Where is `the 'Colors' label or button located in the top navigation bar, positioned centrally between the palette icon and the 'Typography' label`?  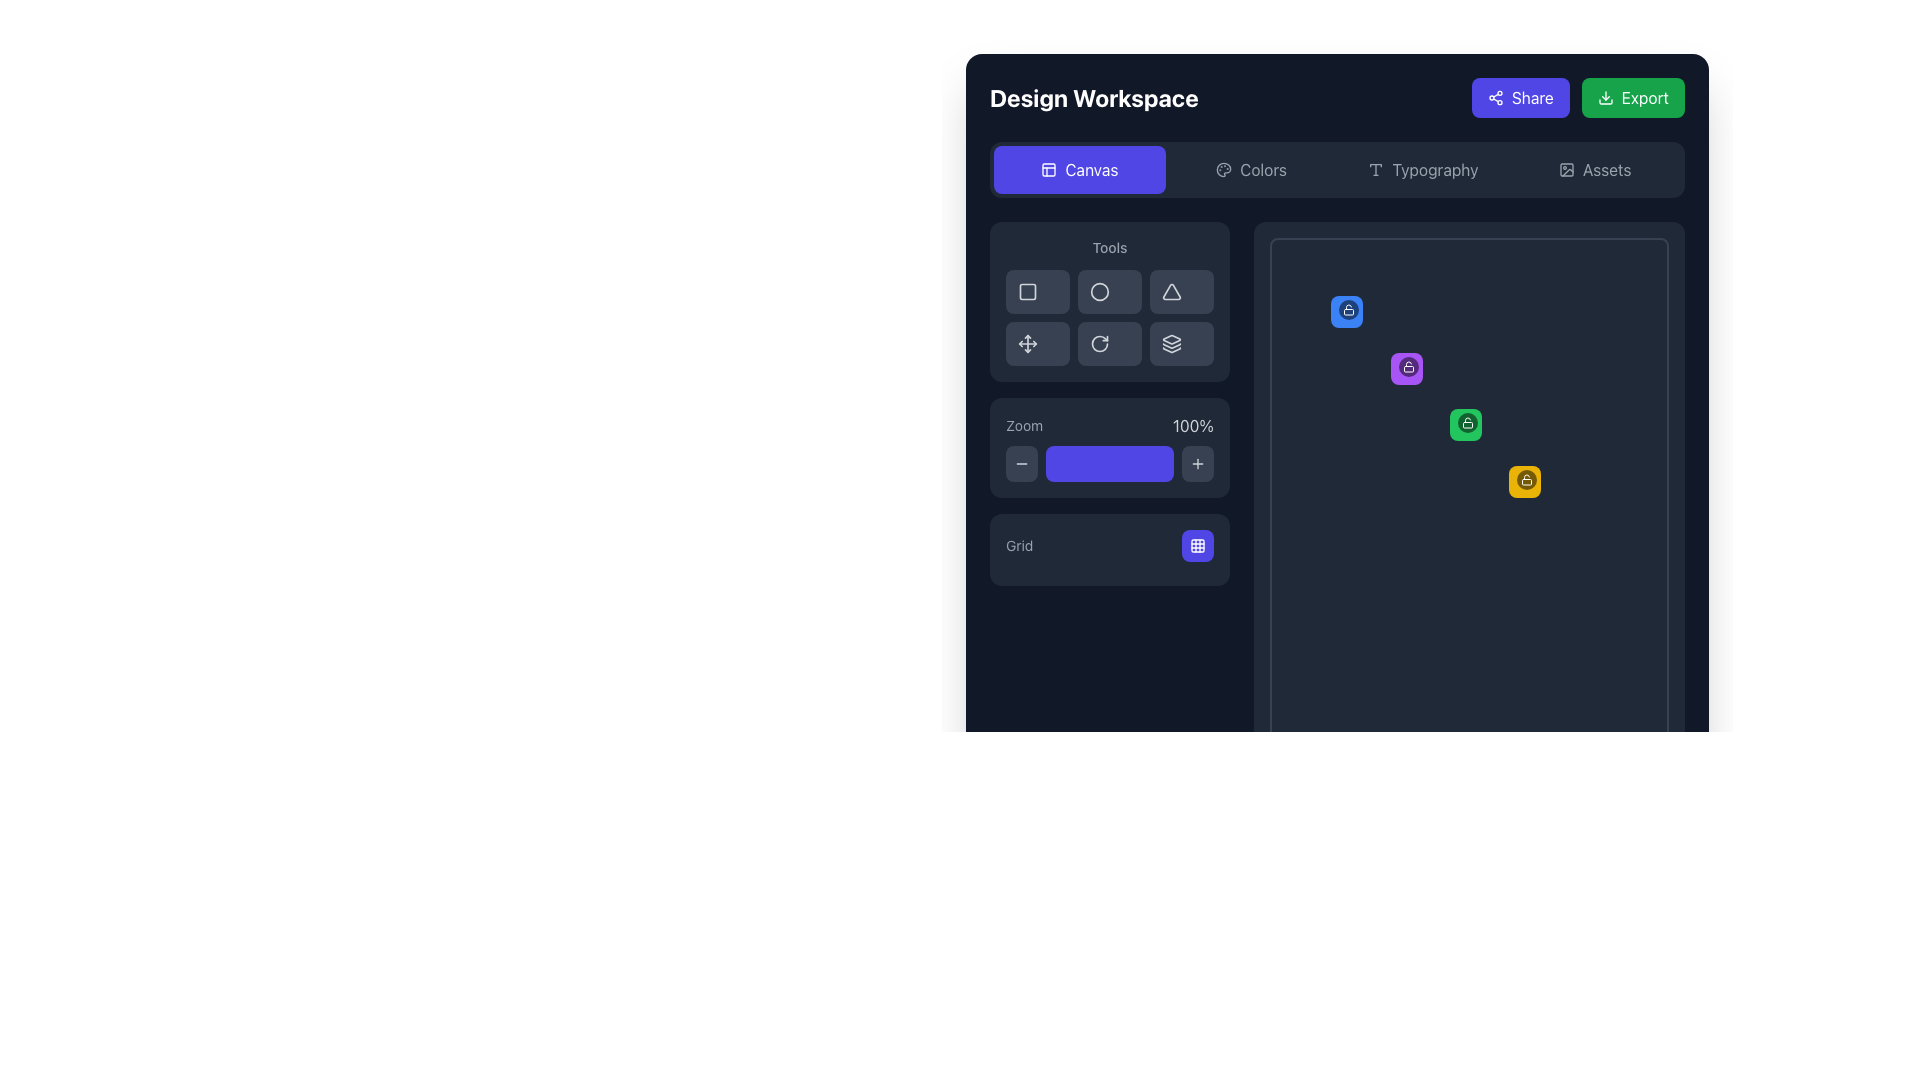
the 'Colors' label or button located in the top navigation bar, positioned centrally between the palette icon and the 'Typography' label is located at coordinates (1262, 168).